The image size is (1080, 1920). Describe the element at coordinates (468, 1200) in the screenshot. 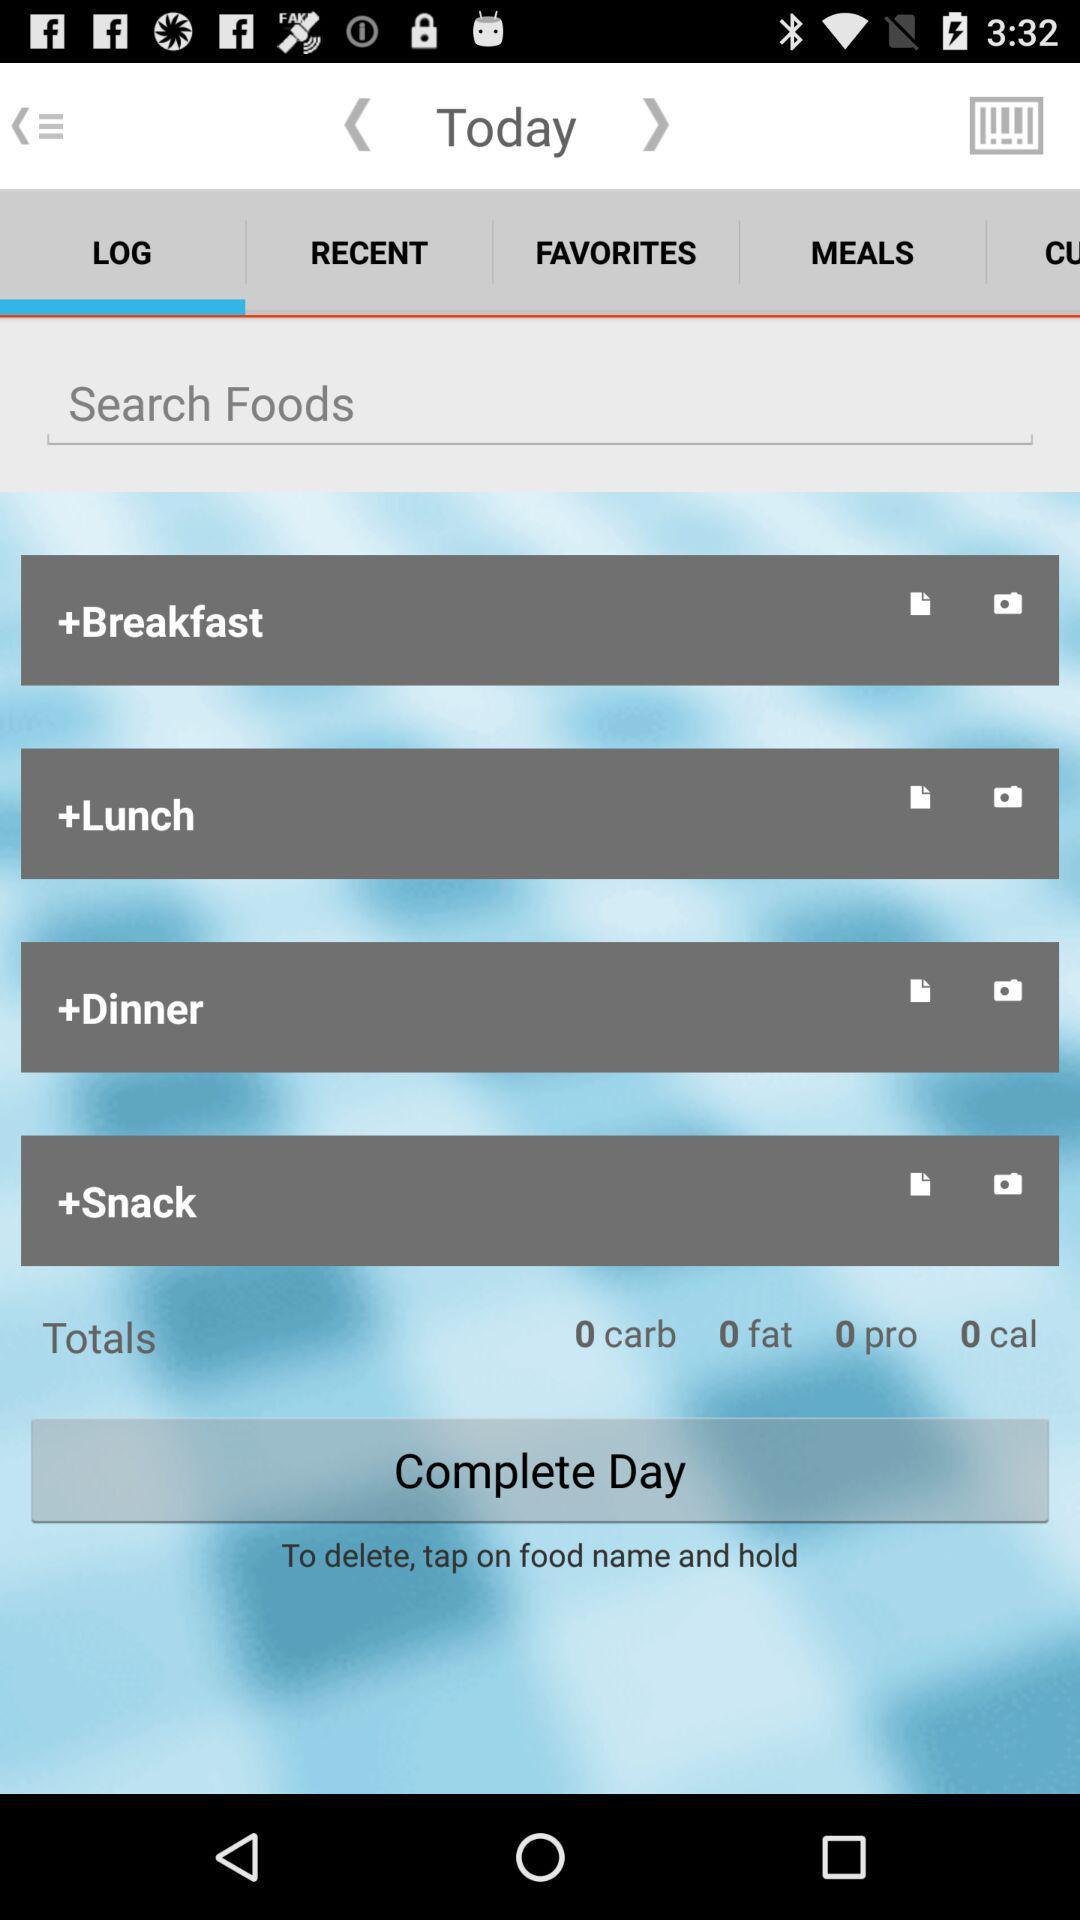

I see `the text which is above the text totals` at that location.